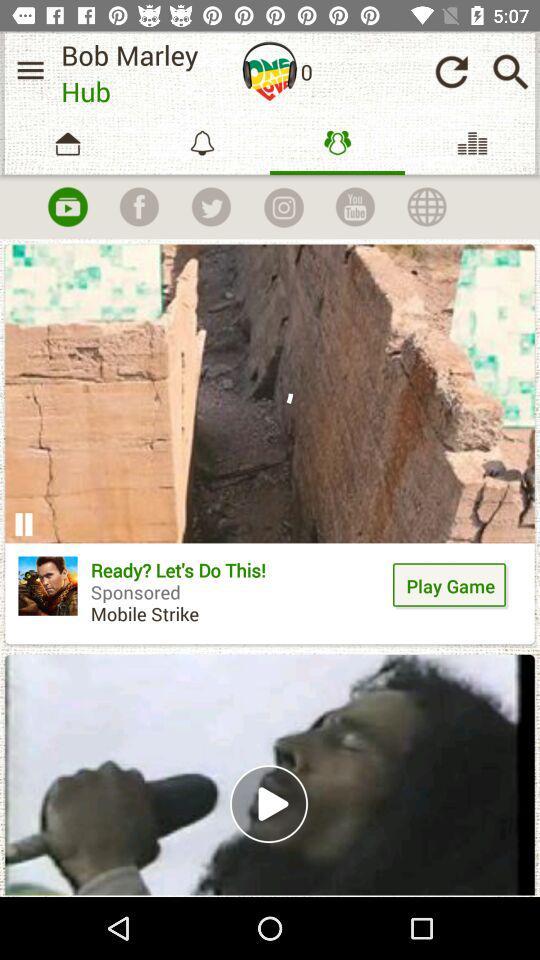 The image size is (540, 960). I want to click on album cover, so click(270, 71).